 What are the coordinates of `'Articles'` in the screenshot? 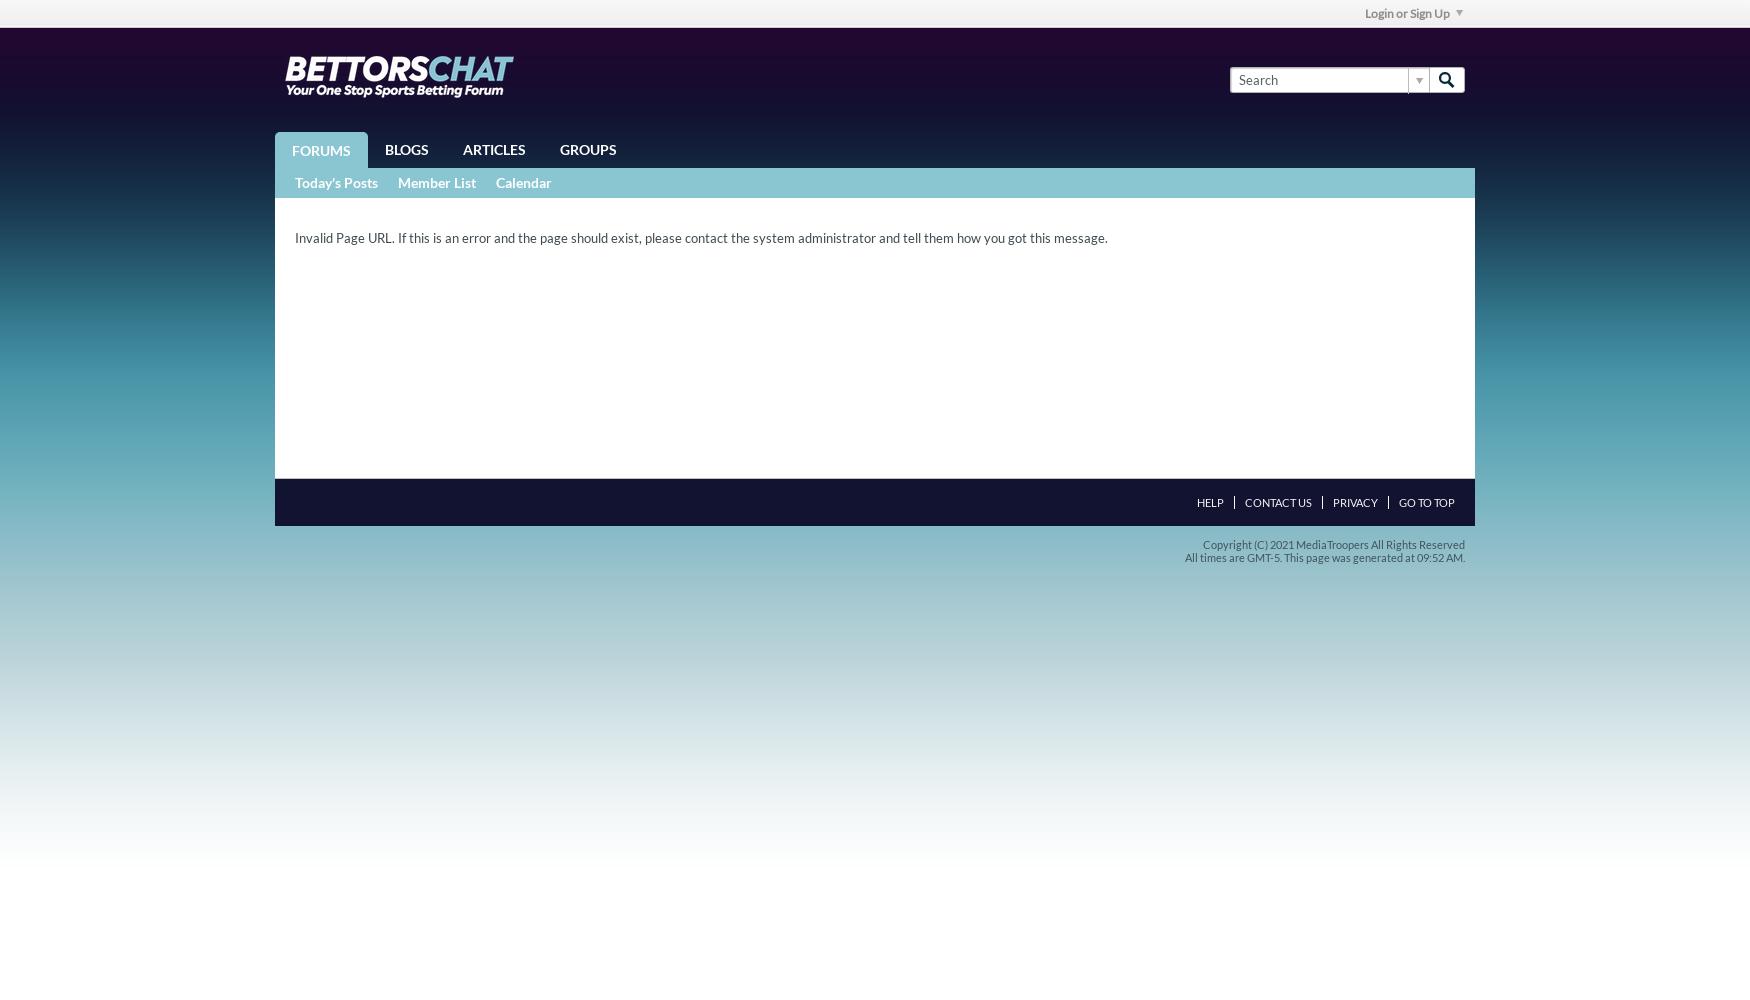 It's located at (494, 149).